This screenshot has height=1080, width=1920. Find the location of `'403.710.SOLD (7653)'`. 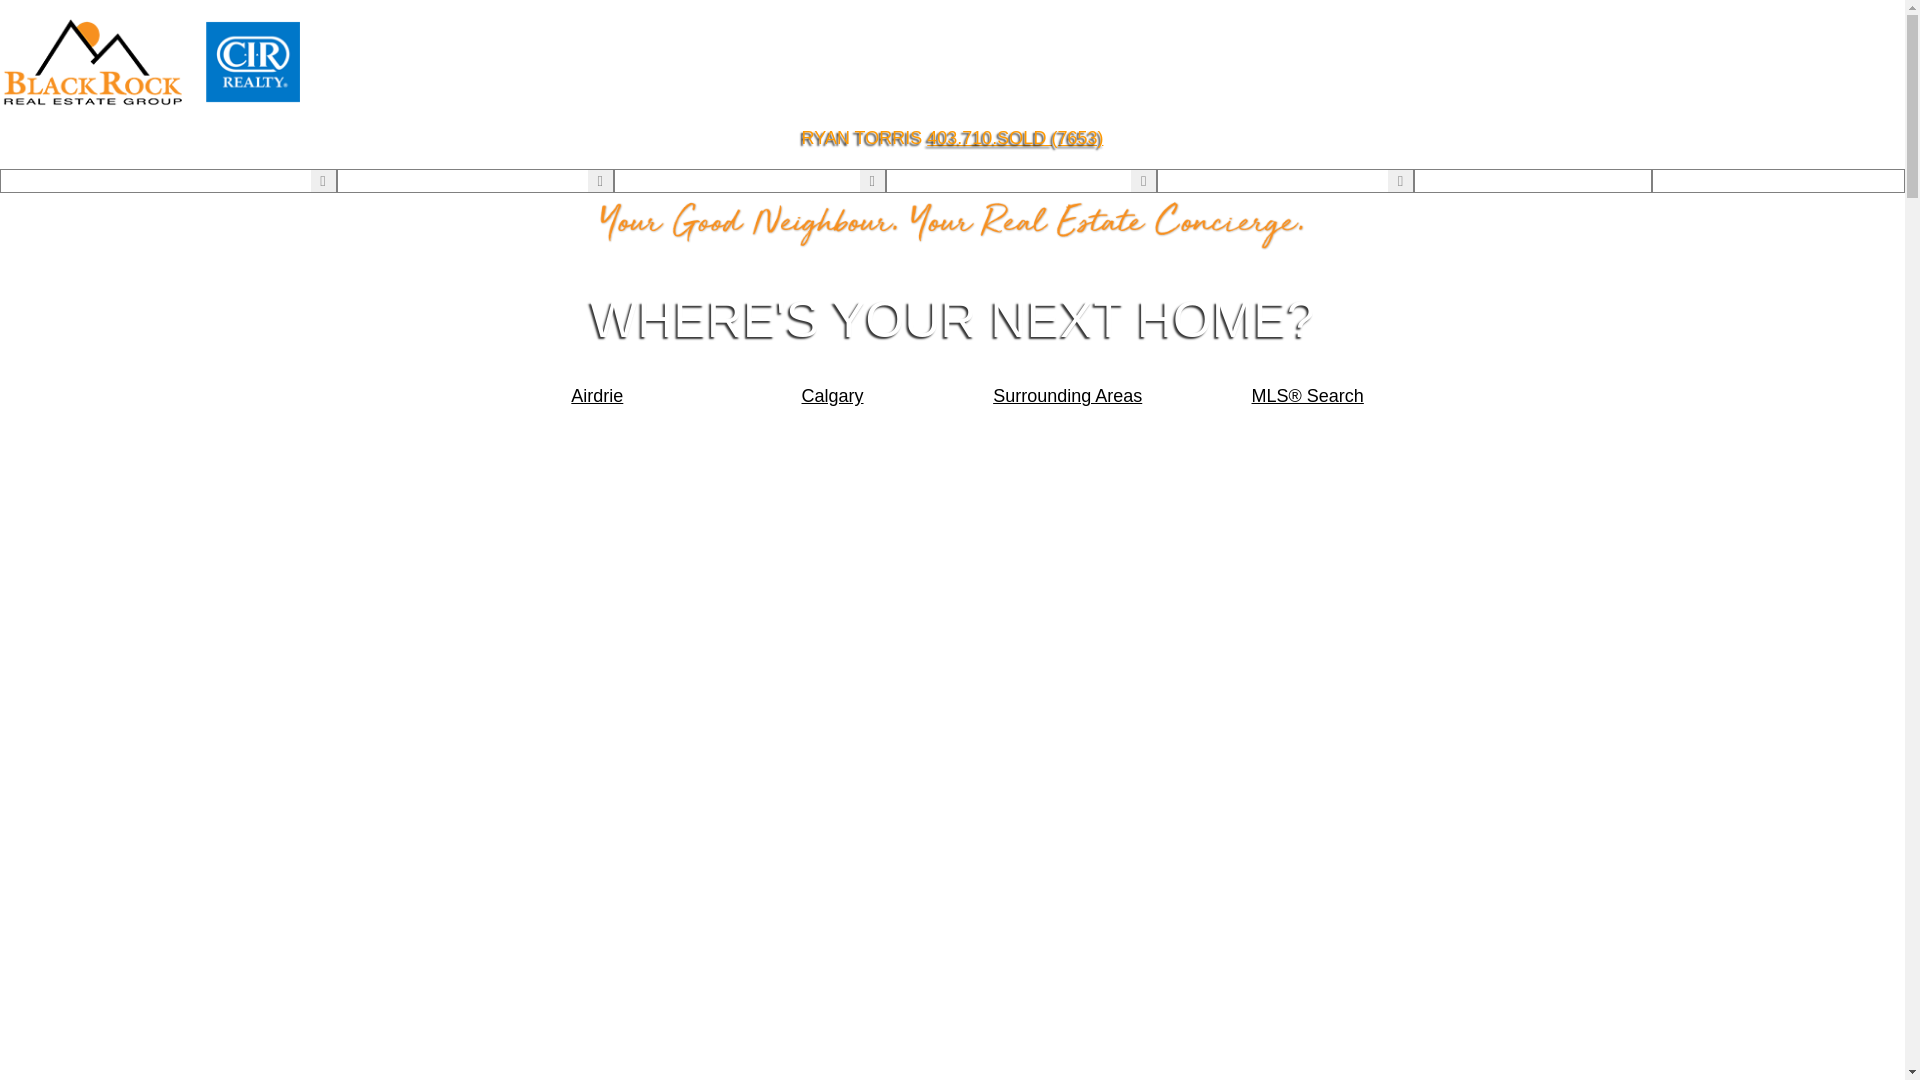

'403.710.SOLD (7653)' is located at coordinates (1014, 137).